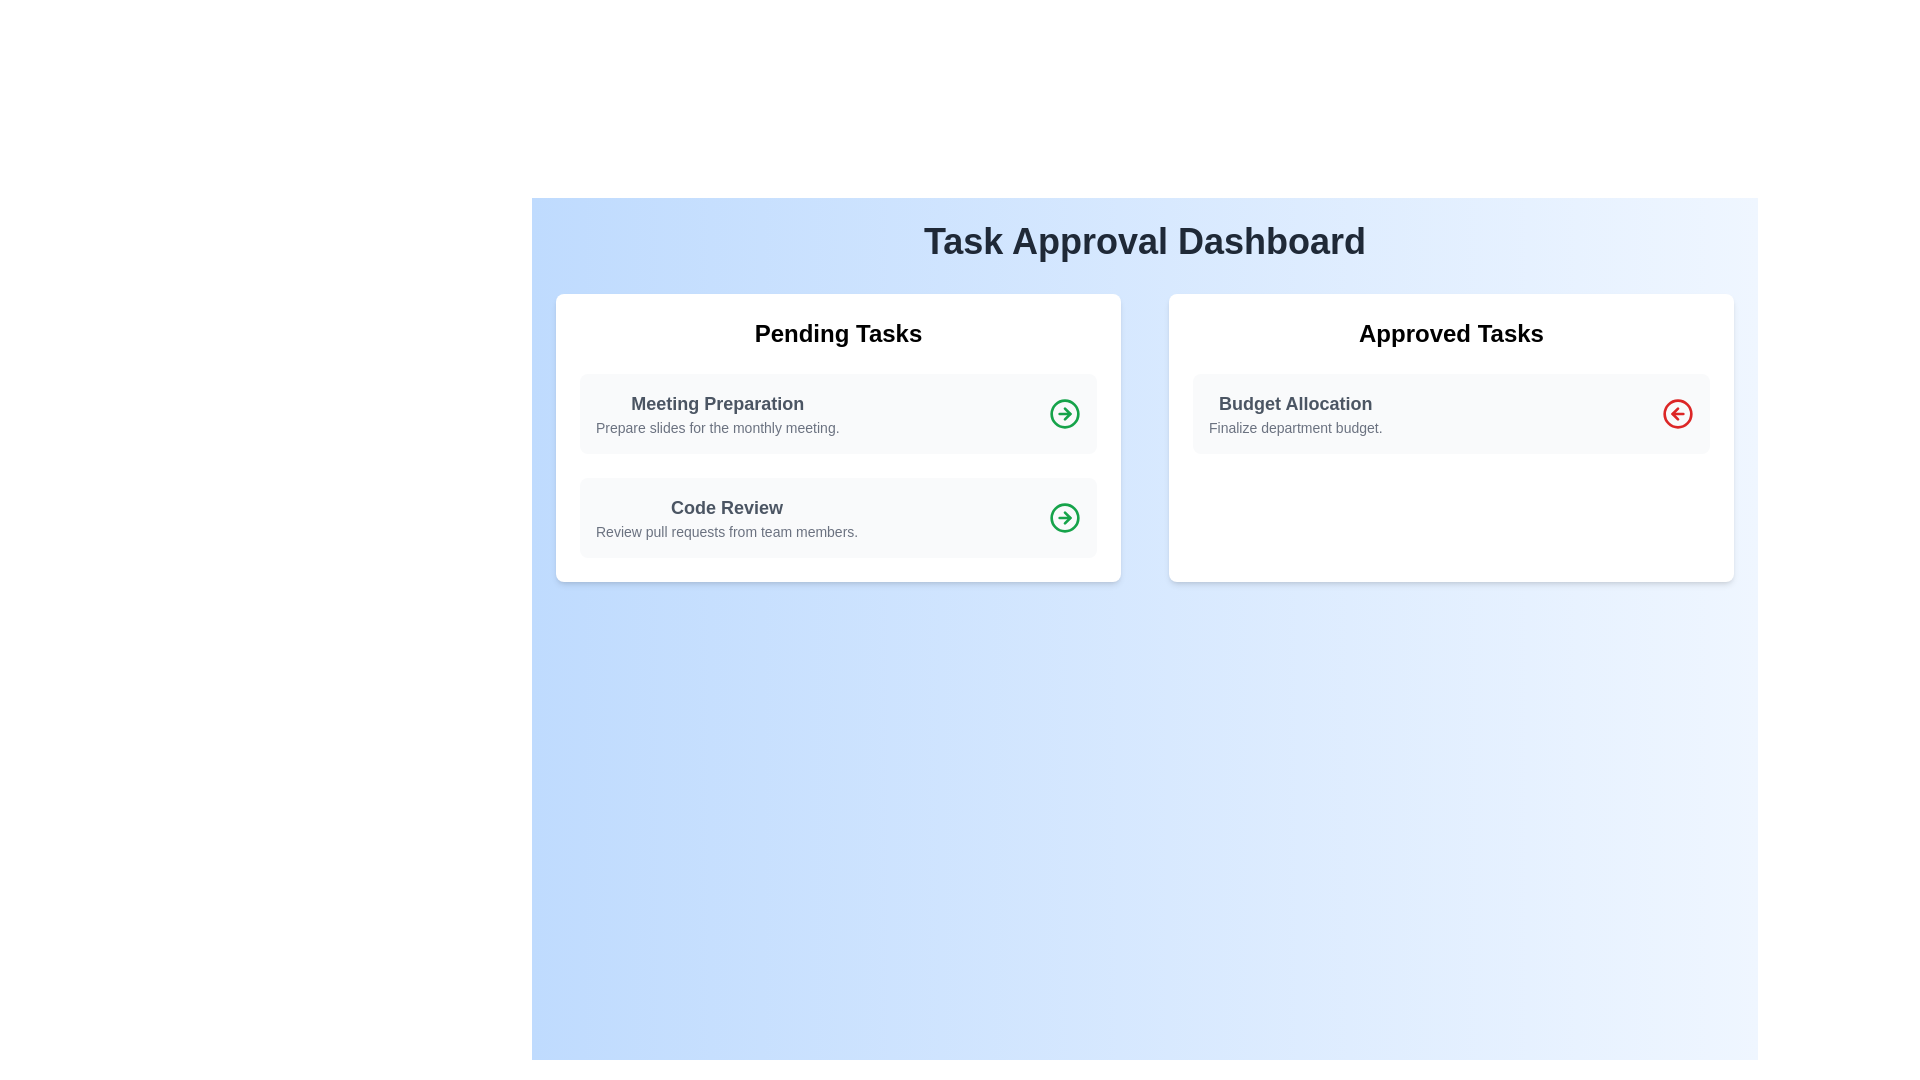 The width and height of the screenshot is (1920, 1080). I want to click on the Arrowhead icon within the rightward-facing arrow SVG icon in the 'Pending Tasks' list, located near the right edge of the 'Meeting Preparation' card, so click(1066, 516).